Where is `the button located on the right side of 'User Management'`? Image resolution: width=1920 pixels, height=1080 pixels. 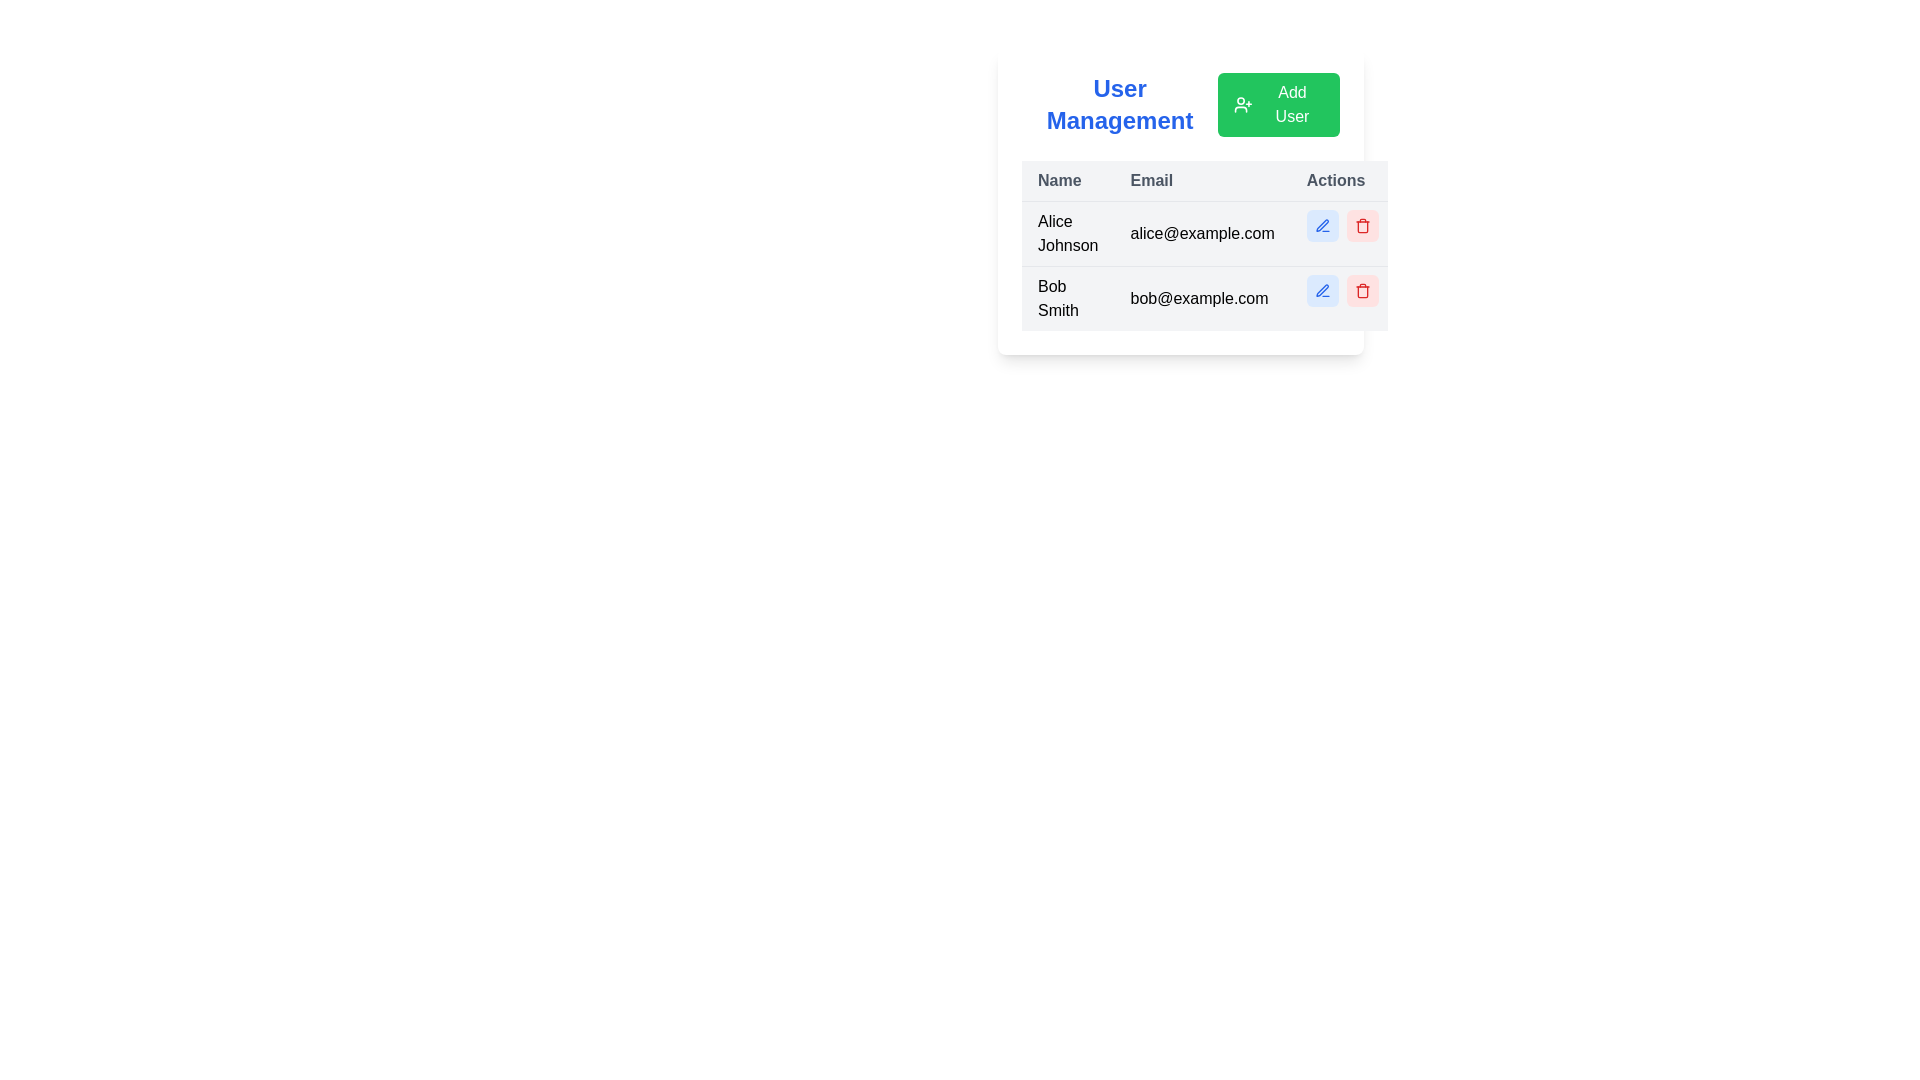
the button located on the right side of 'User Management' is located at coordinates (1277, 104).